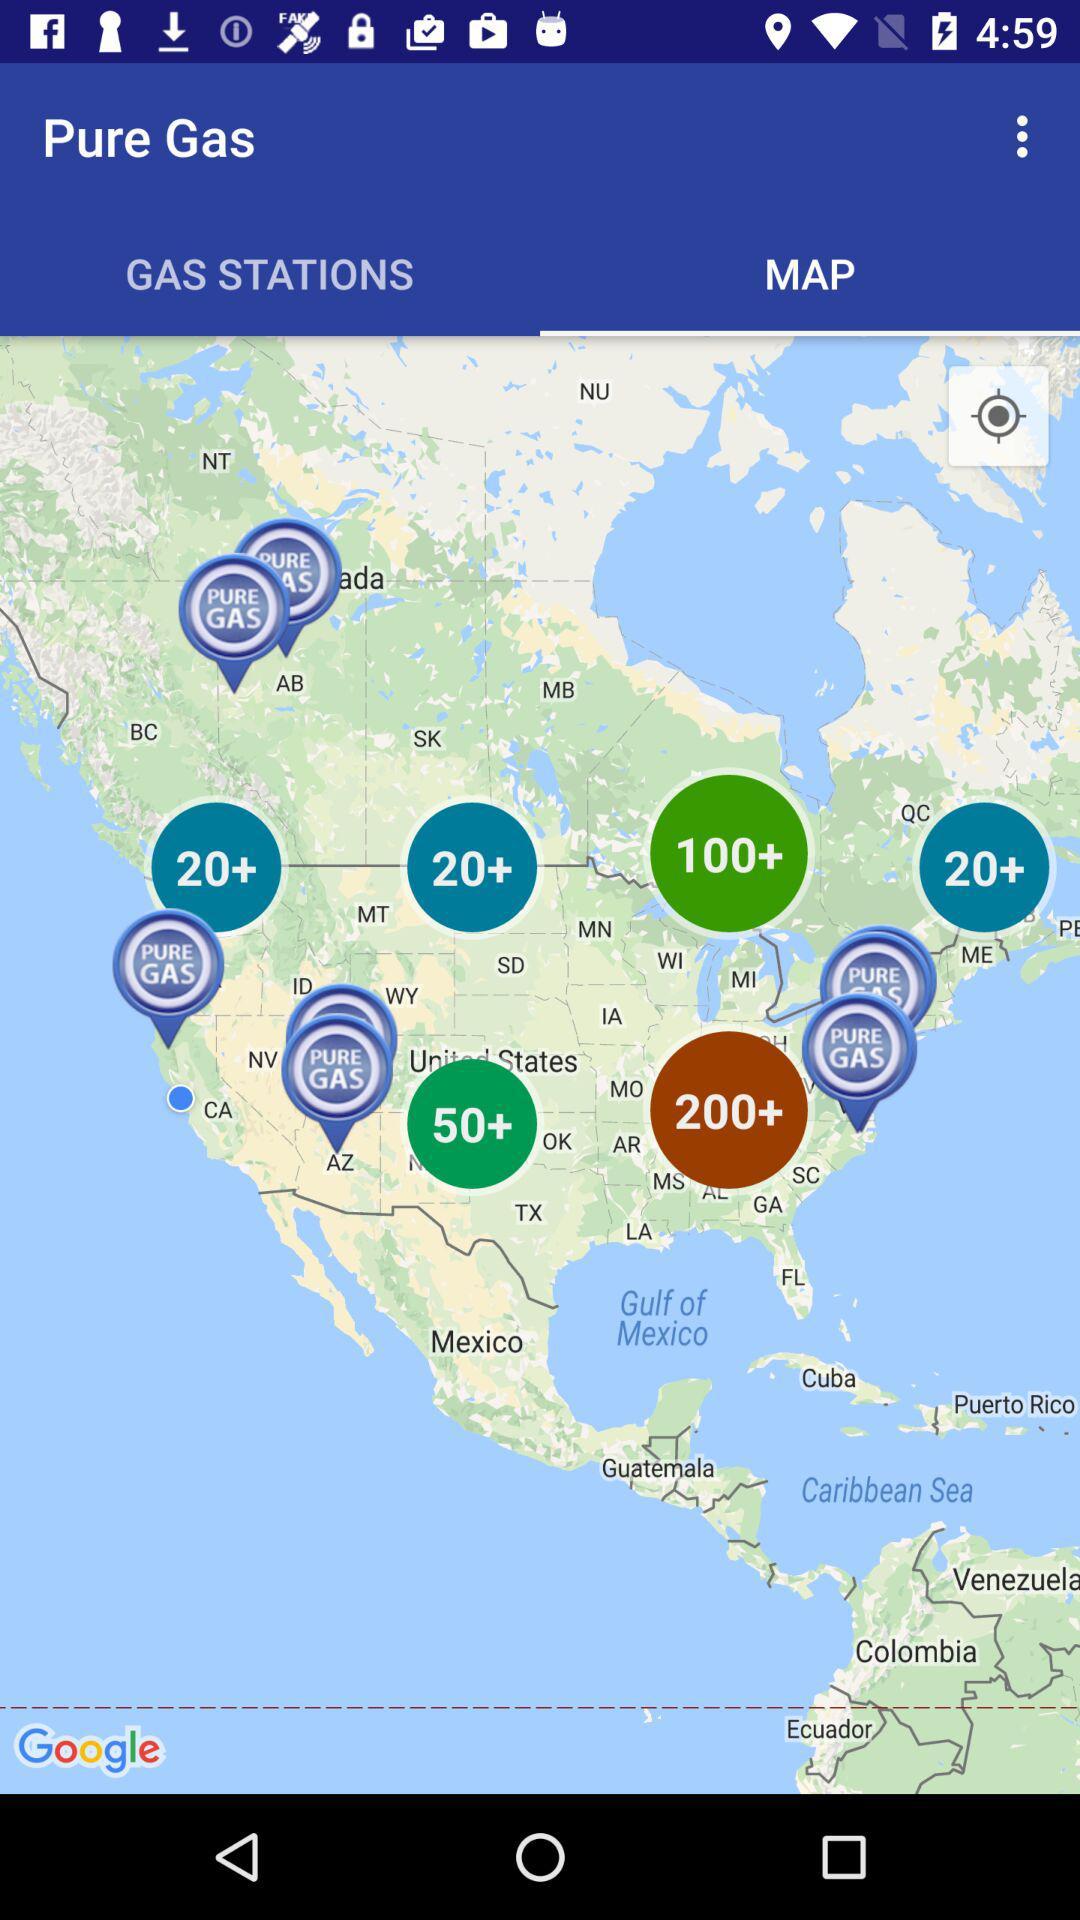  What do you see at coordinates (1027, 135) in the screenshot?
I see `the item to the right of pure gas` at bounding box center [1027, 135].